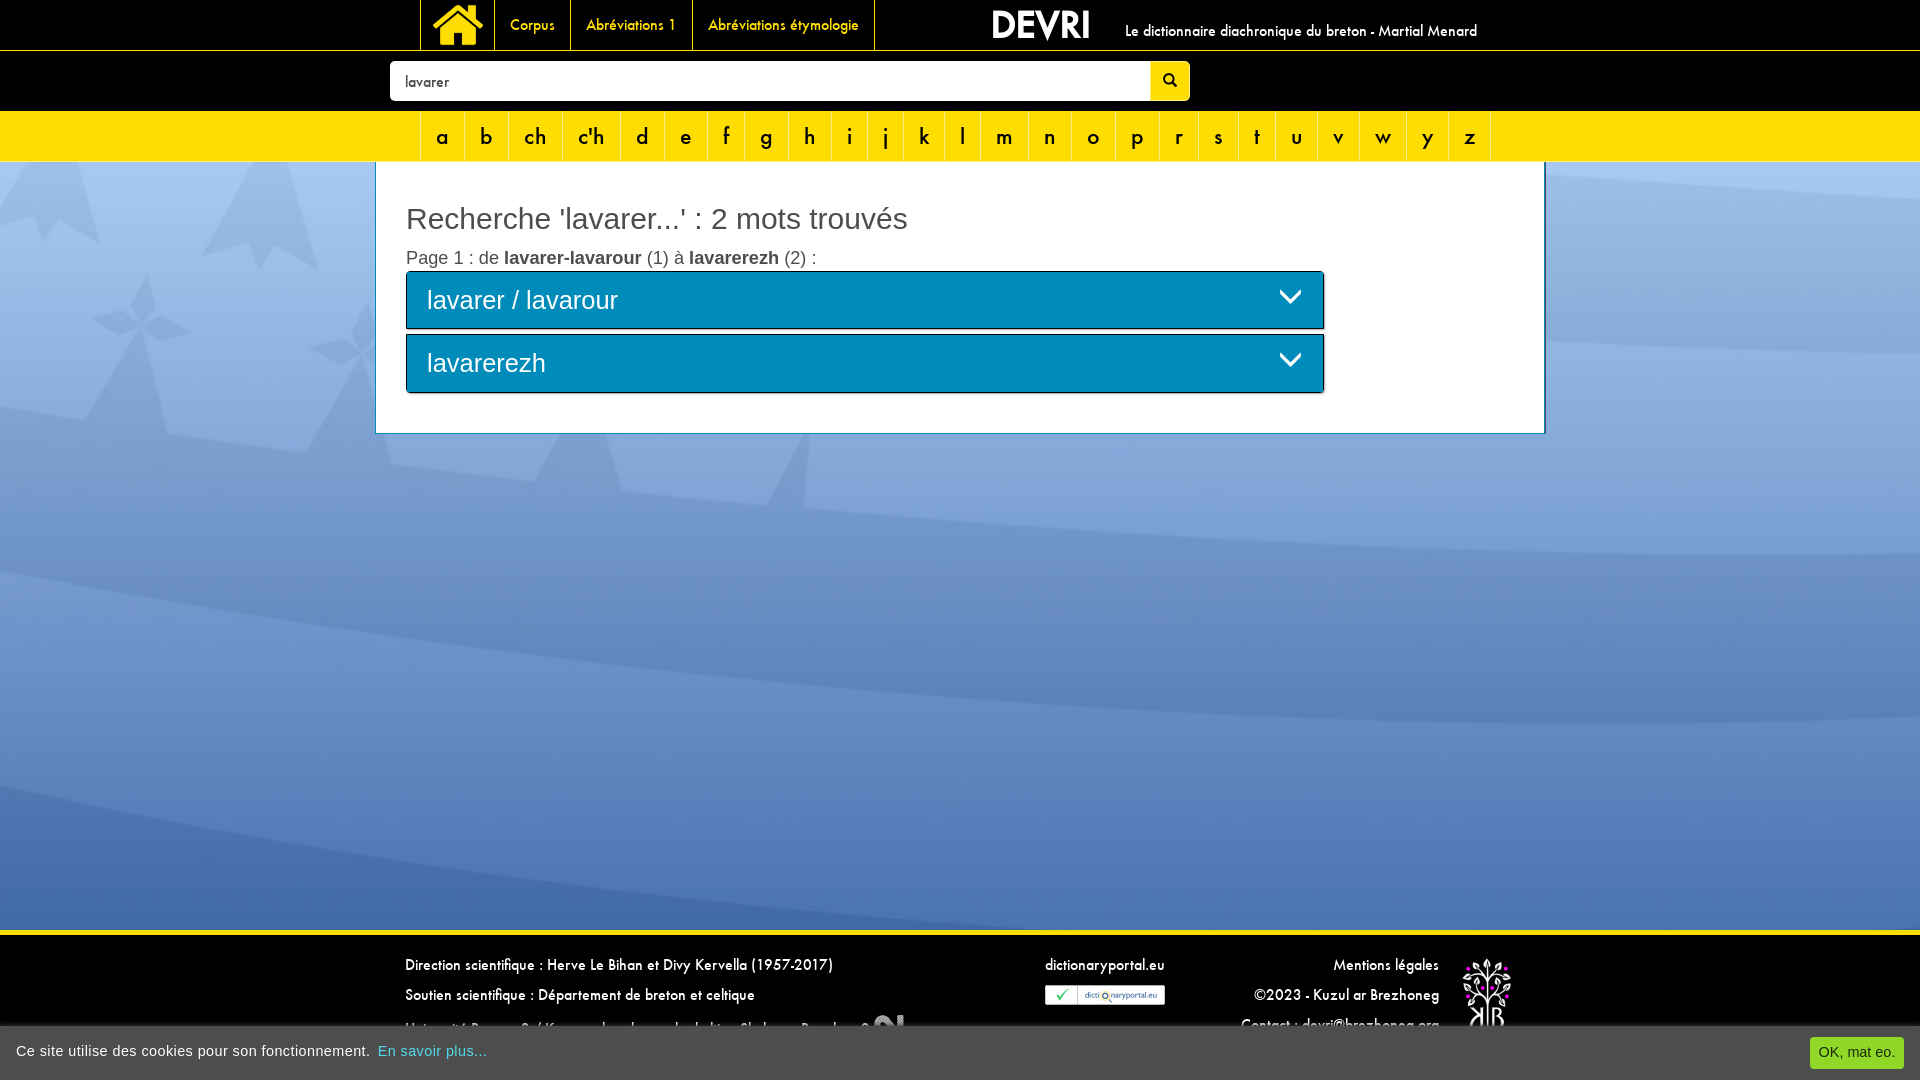 This screenshot has width=1920, height=1080. What do you see at coordinates (1856, 1052) in the screenshot?
I see `'OK, mat eo.'` at bounding box center [1856, 1052].